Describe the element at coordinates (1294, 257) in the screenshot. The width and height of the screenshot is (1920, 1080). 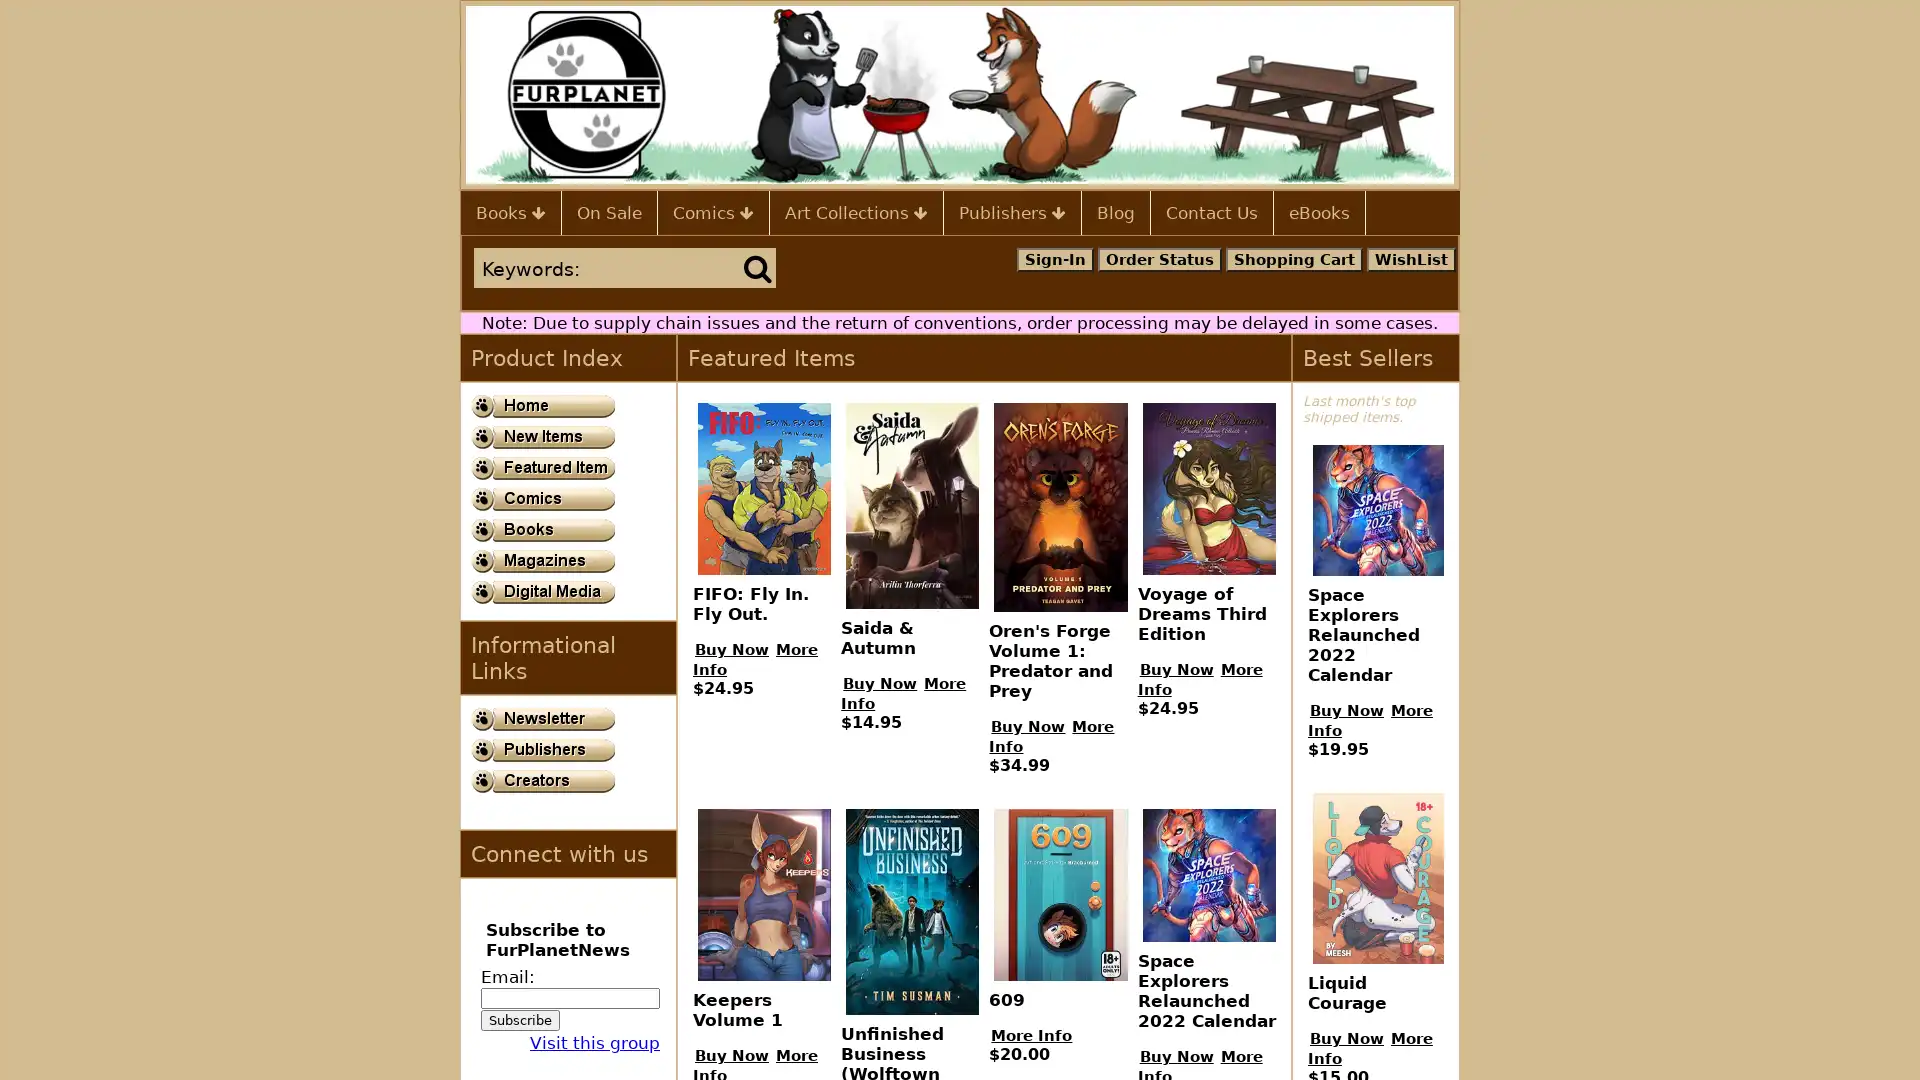
I see `Shopping Cart` at that location.